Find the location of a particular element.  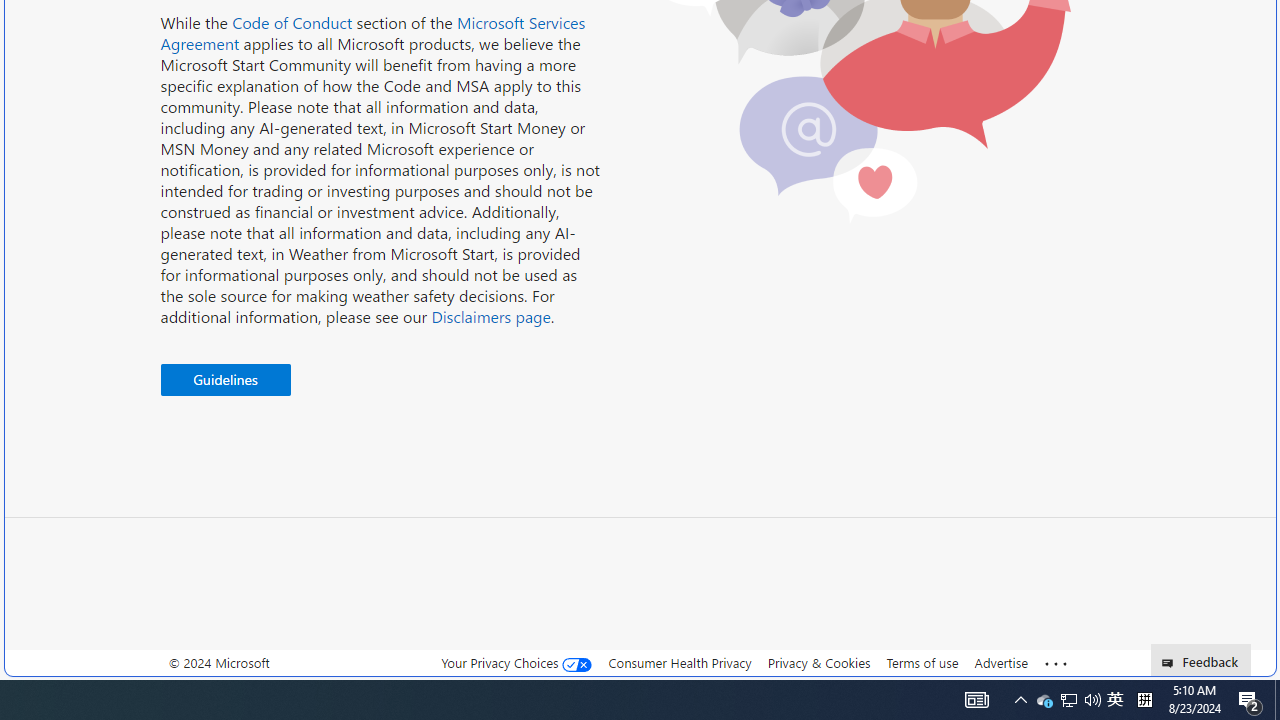

'Feedback' is located at coordinates (1200, 659).